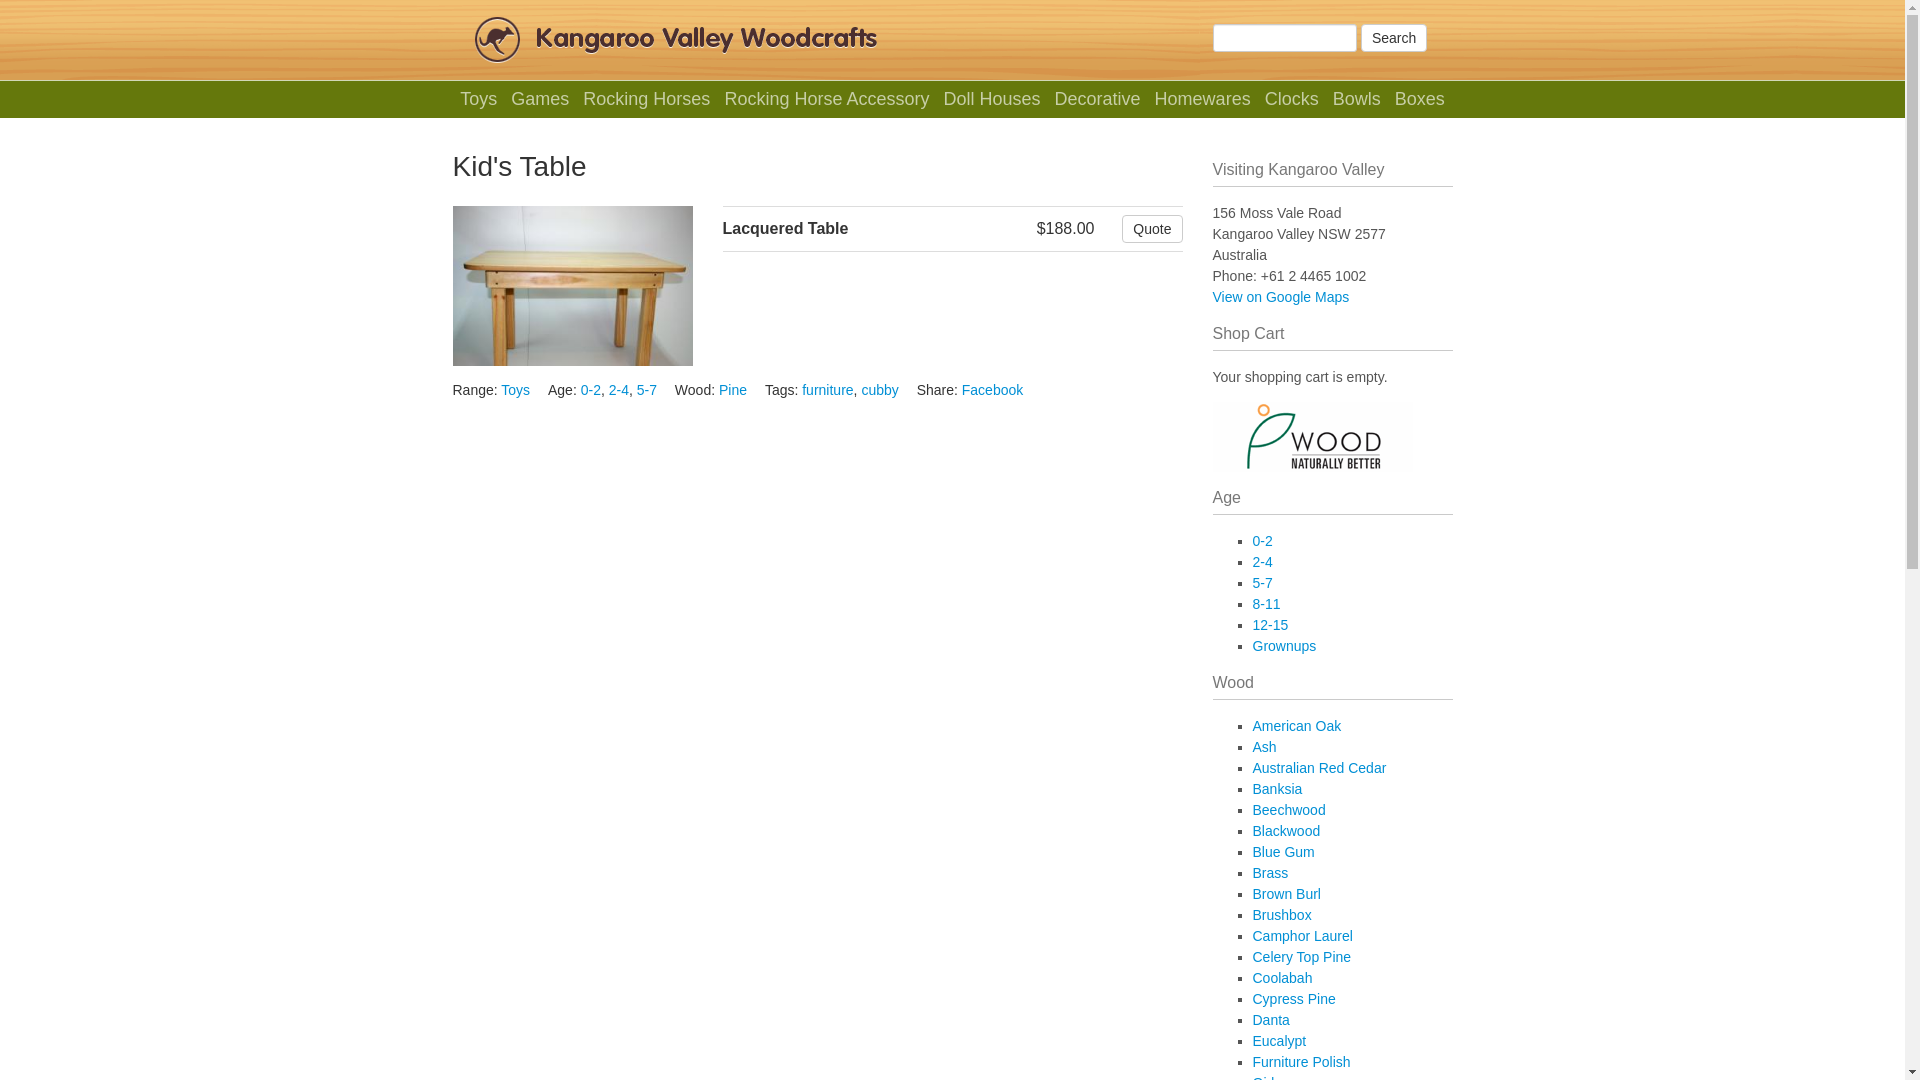 Image resolution: width=1920 pixels, height=1080 pixels. I want to click on 'Grownups', so click(1283, 645).